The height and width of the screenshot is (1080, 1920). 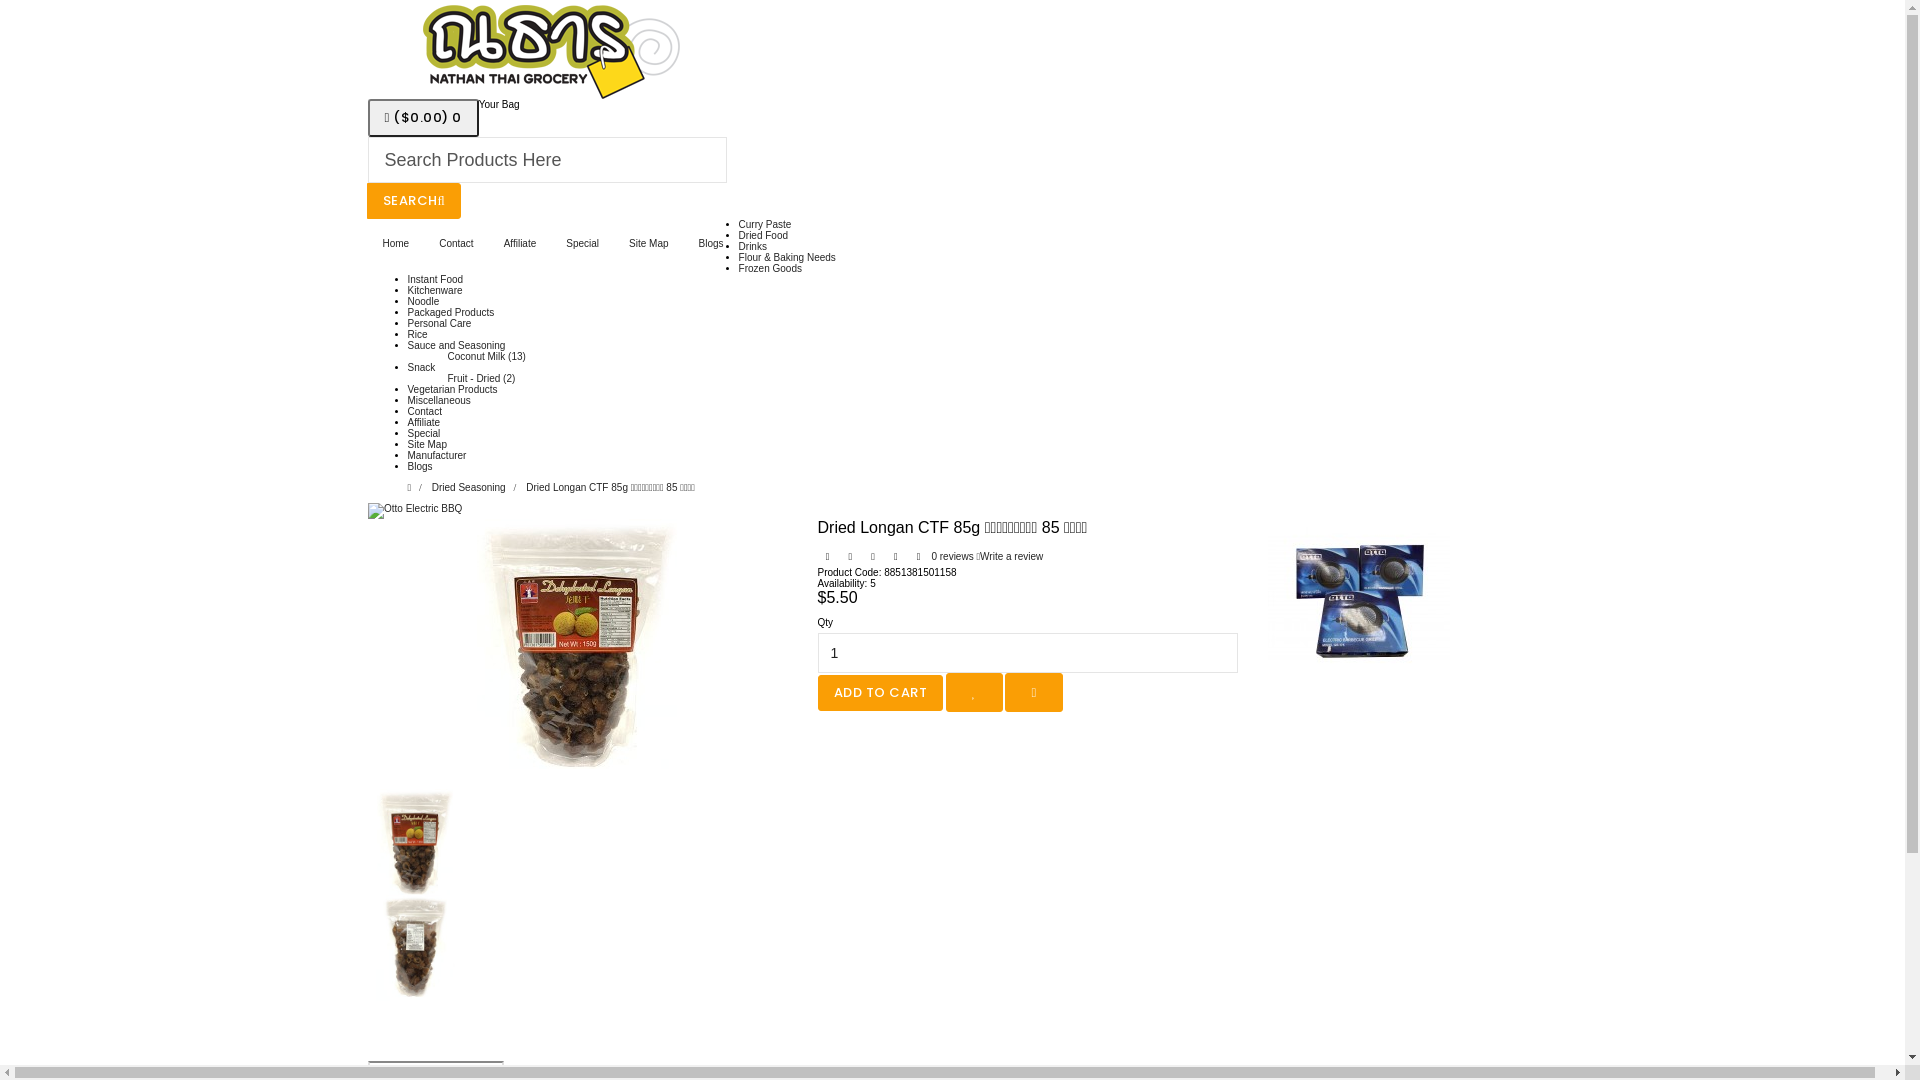 I want to click on 'SEARCH', so click(x=412, y=200).